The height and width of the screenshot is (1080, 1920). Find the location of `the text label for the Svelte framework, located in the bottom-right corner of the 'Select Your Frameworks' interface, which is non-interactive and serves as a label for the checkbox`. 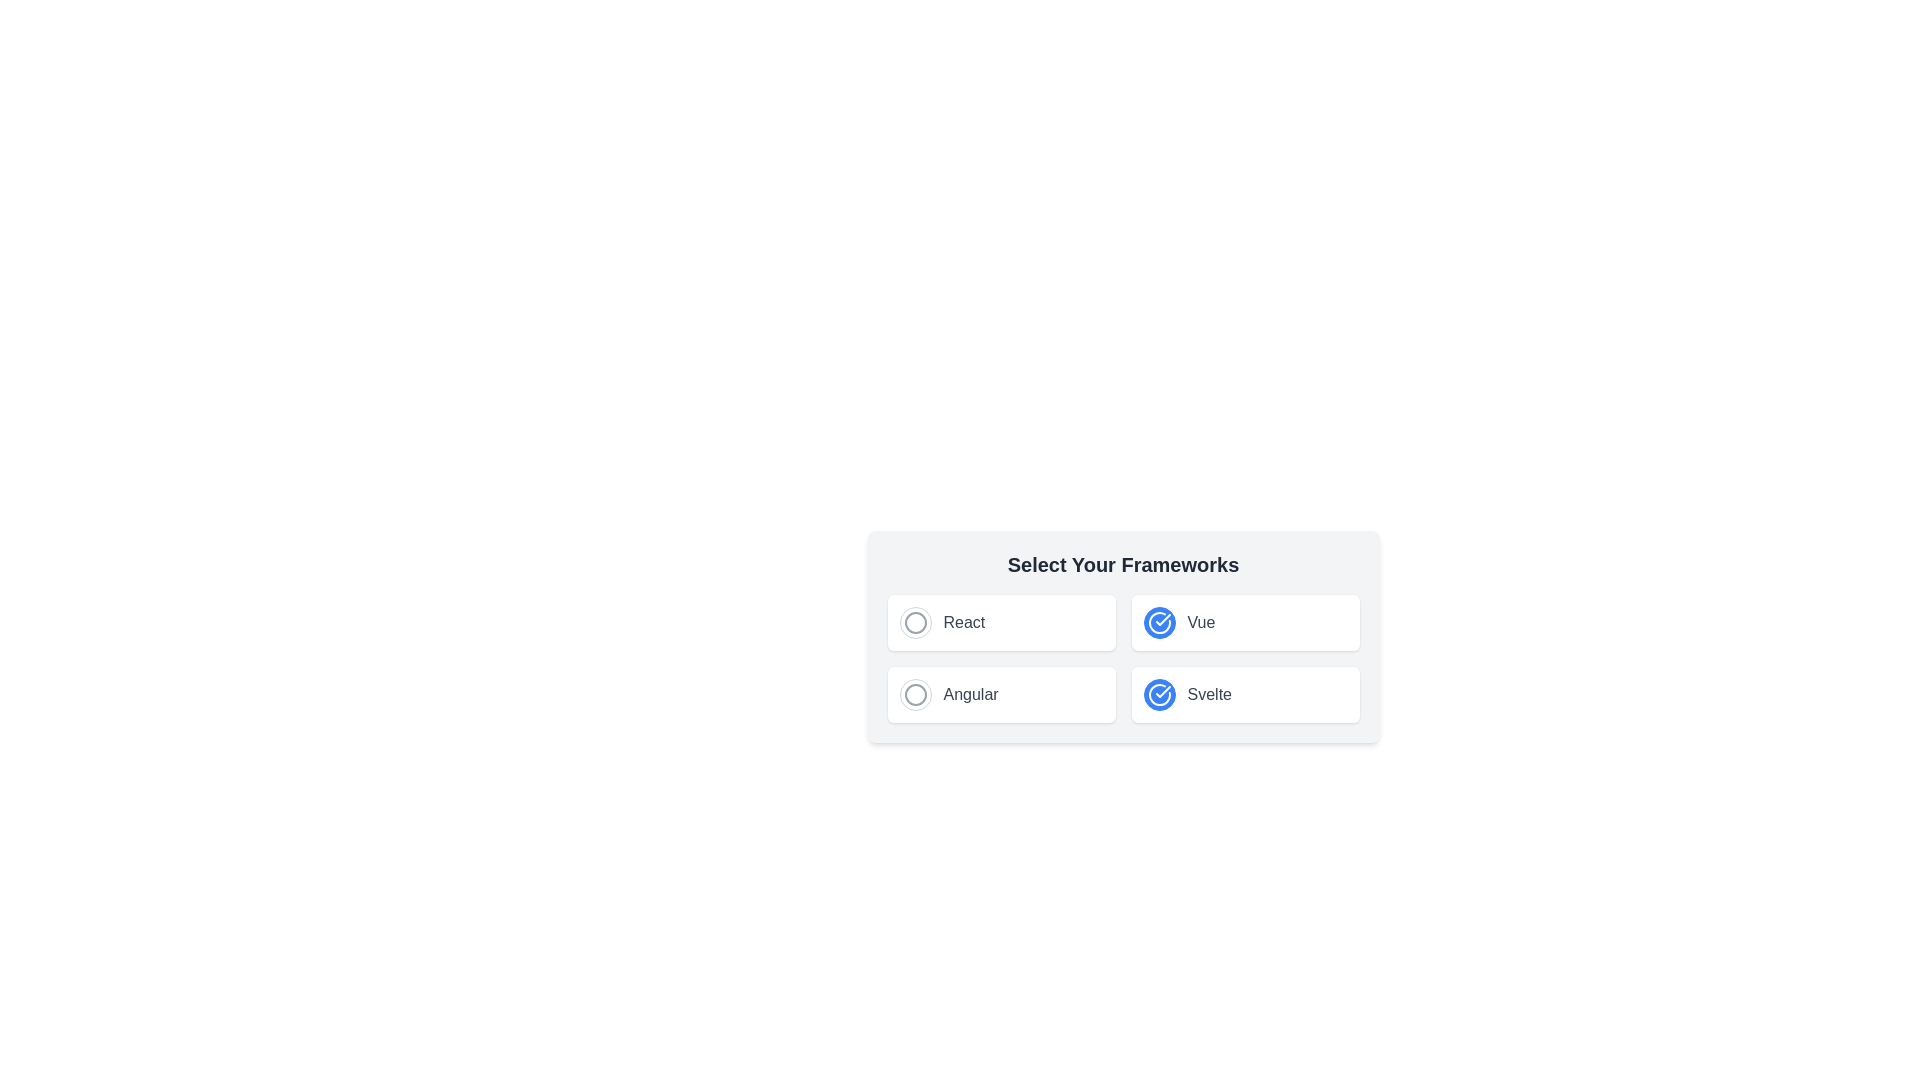

the text label for the Svelte framework, located in the bottom-right corner of the 'Select Your Frameworks' interface, which is non-interactive and serves as a label for the checkbox is located at coordinates (1208, 693).